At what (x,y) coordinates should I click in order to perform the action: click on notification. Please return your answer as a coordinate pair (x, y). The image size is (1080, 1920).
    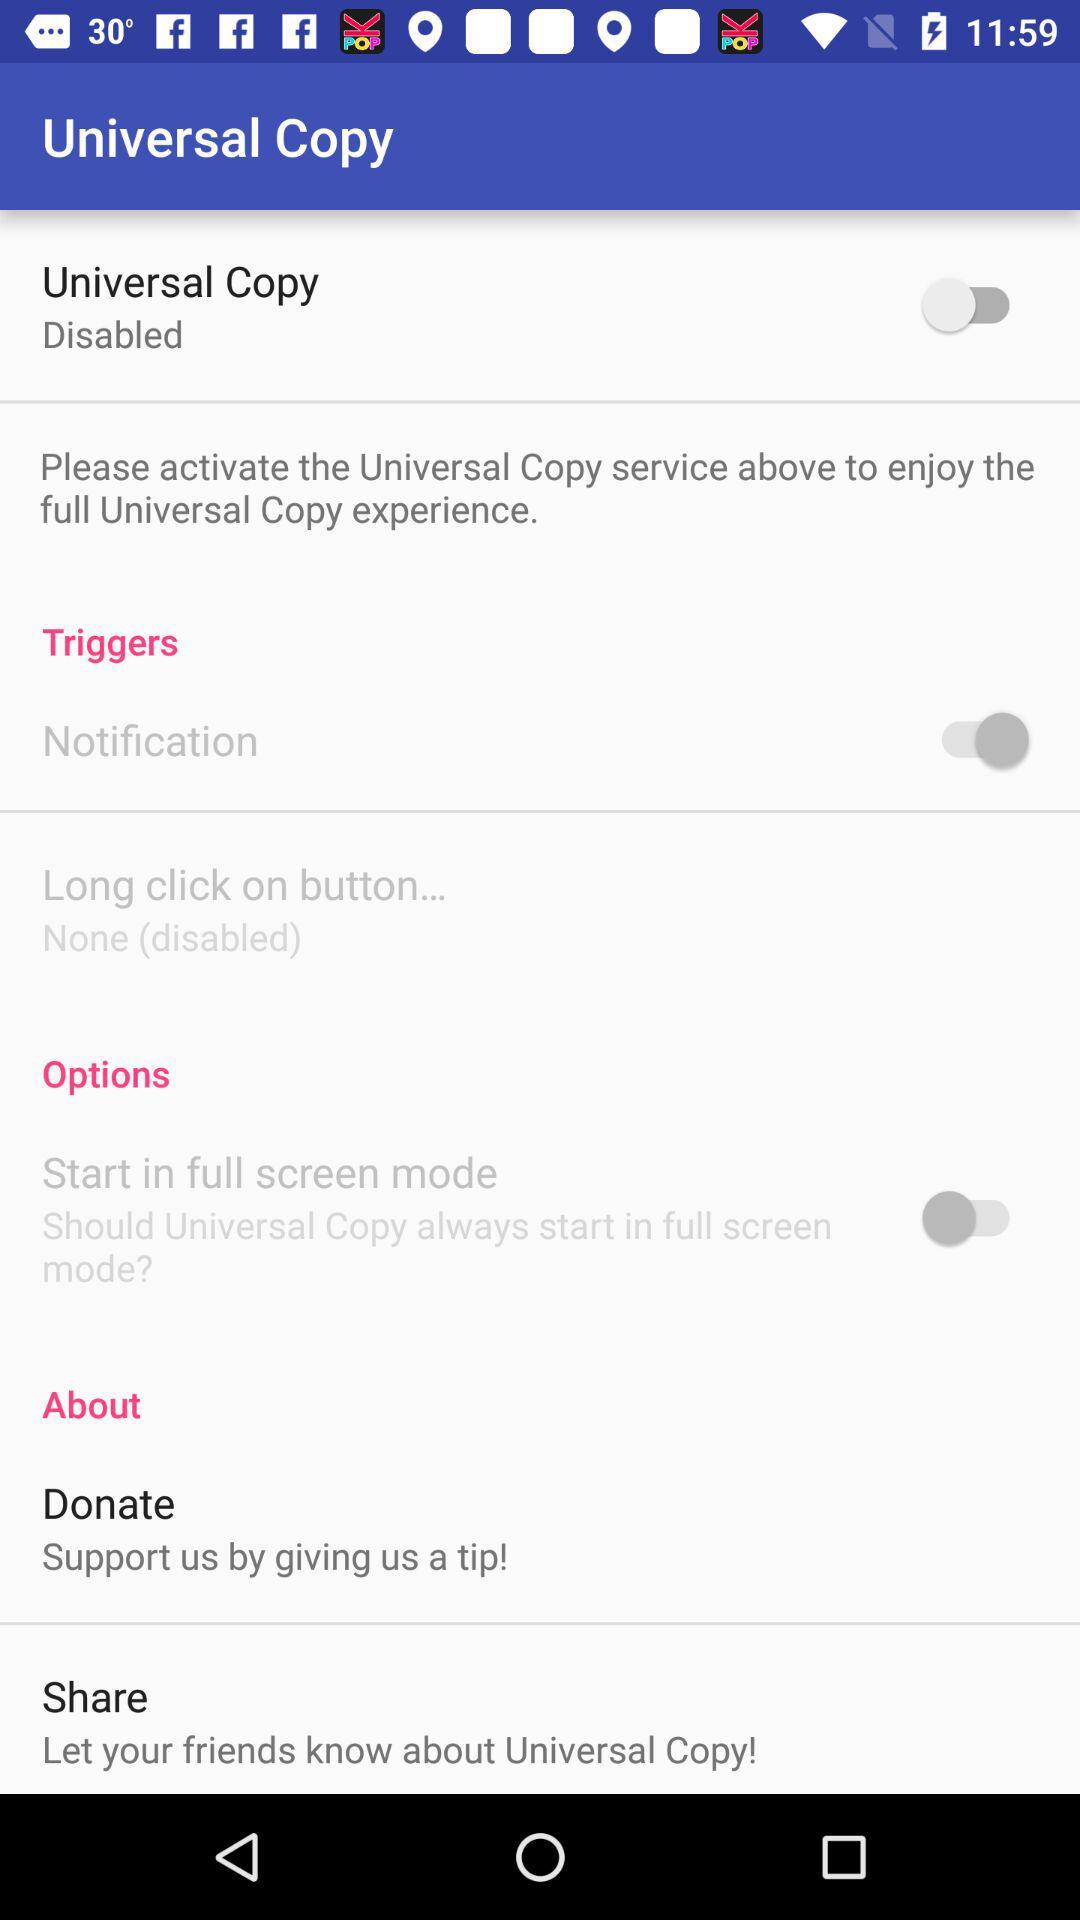
    Looking at the image, I should click on (974, 738).